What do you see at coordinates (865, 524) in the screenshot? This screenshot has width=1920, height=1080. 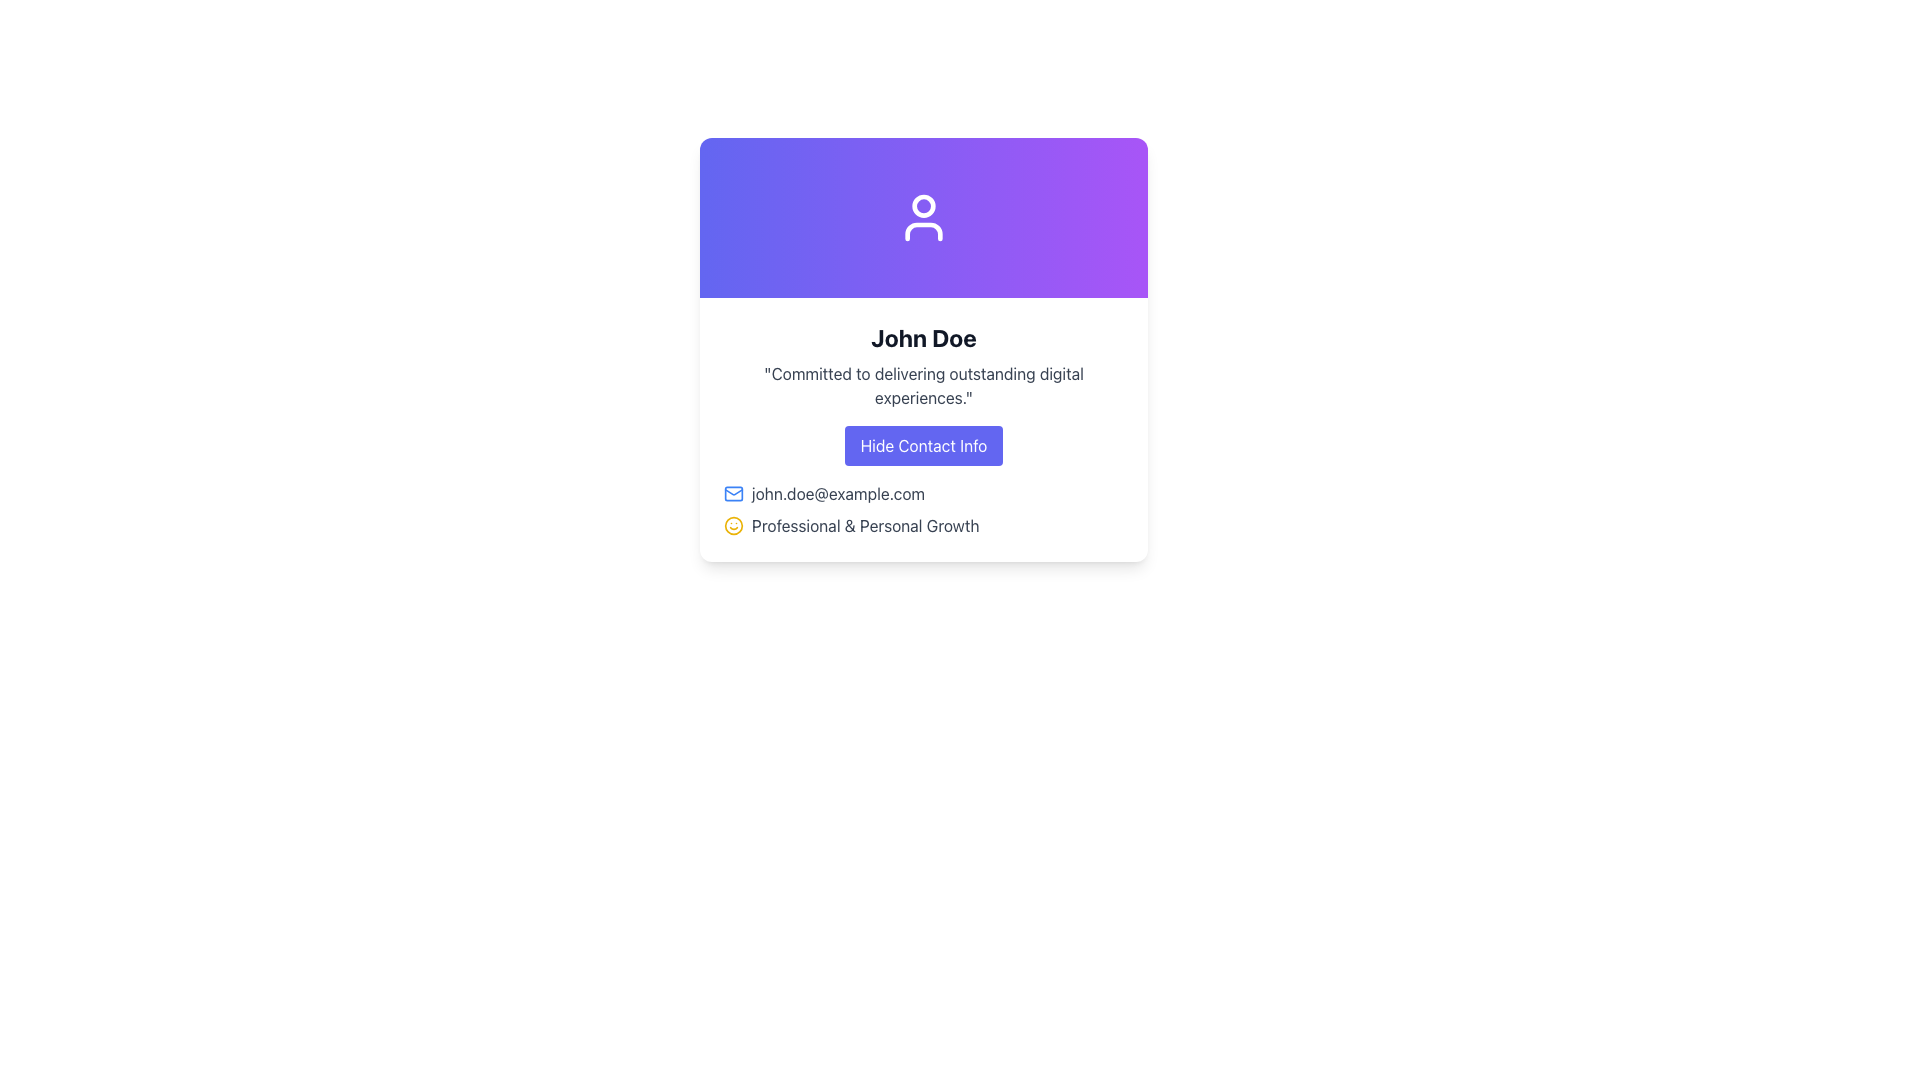 I see `the Text Label located below the email address line item and to the right of a smiley face icon in the card-like interface` at bounding box center [865, 524].